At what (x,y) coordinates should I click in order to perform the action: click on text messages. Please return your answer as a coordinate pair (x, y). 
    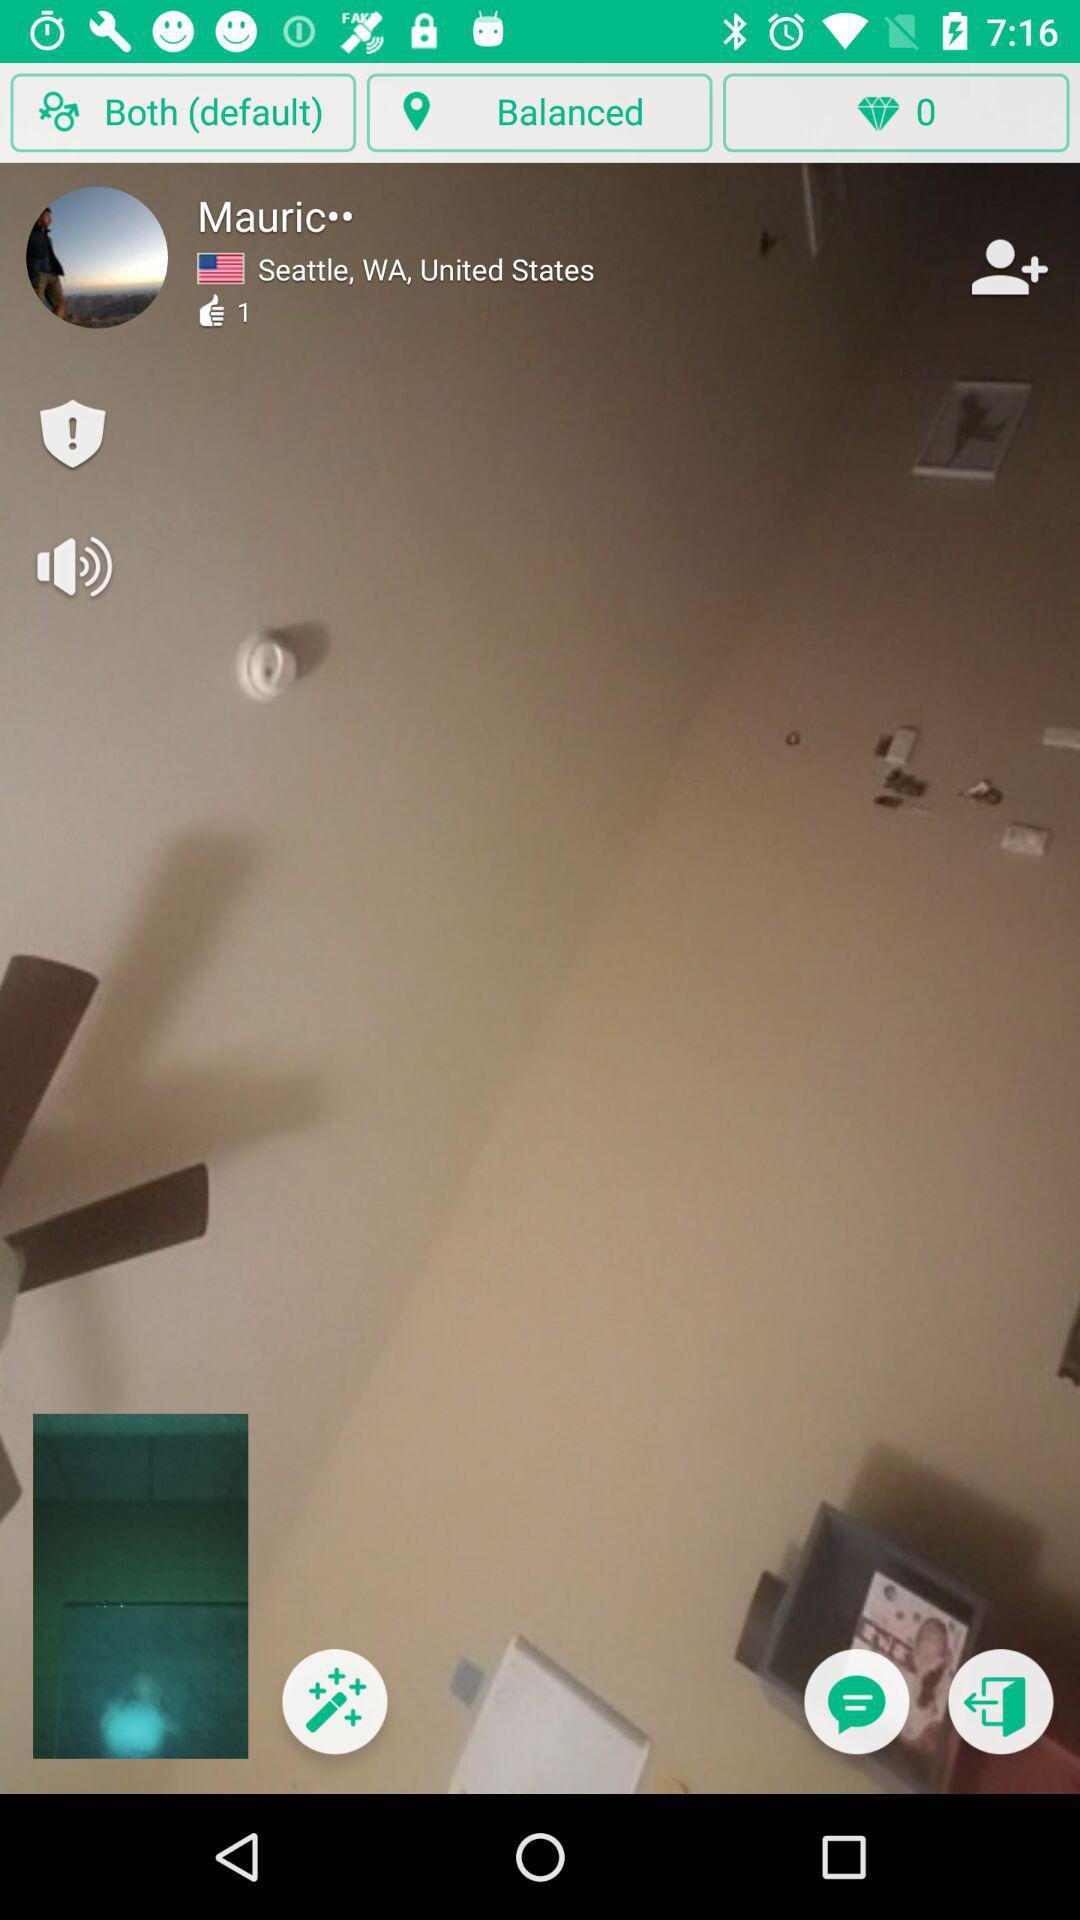
    Looking at the image, I should click on (855, 1713).